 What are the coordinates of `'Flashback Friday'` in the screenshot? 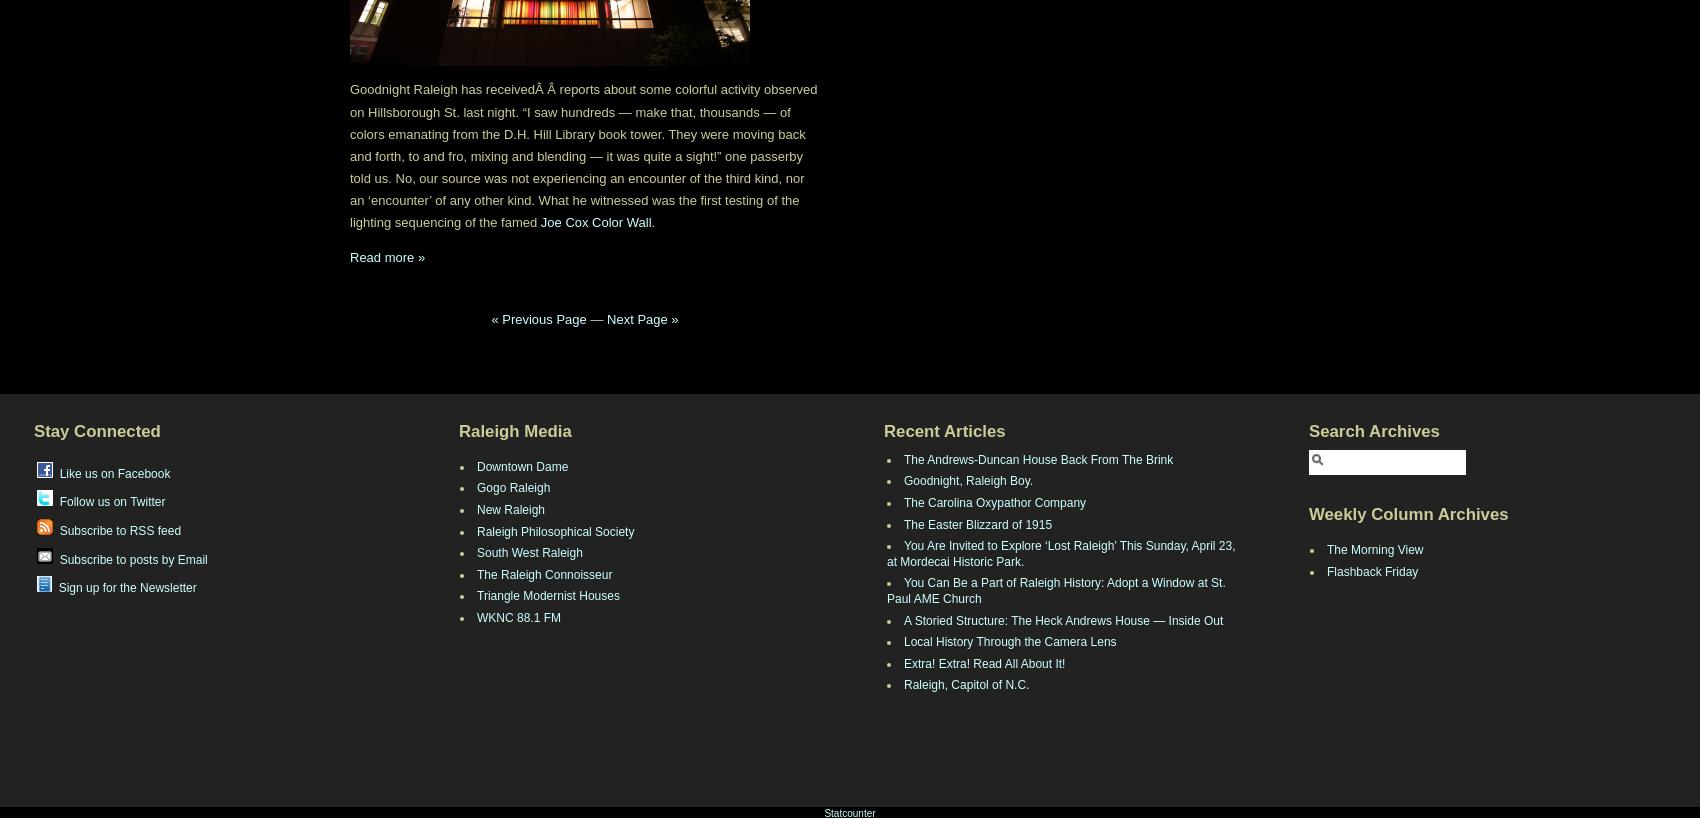 It's located at (1327, 569).